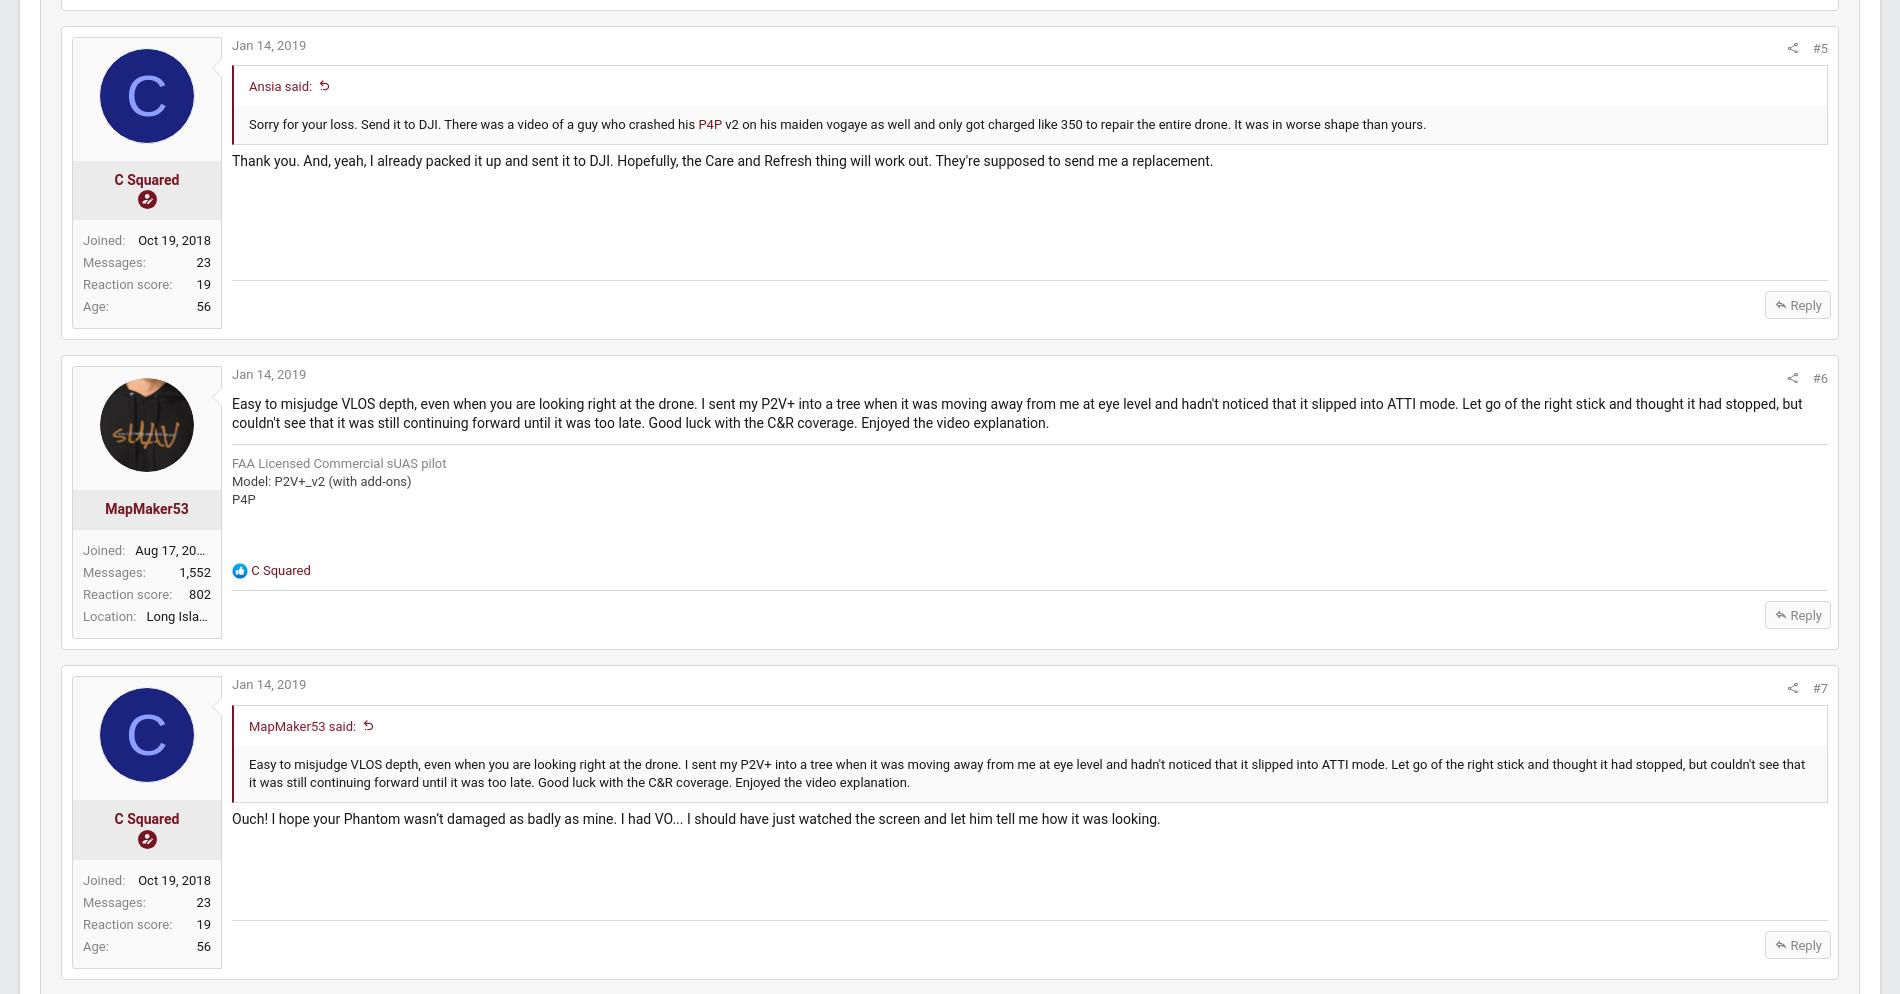 This screenshot has width=1900, height=994. Describe the element at coordinates (326, 105) in the screenshot. I see `'Ansia said:'` at that location.